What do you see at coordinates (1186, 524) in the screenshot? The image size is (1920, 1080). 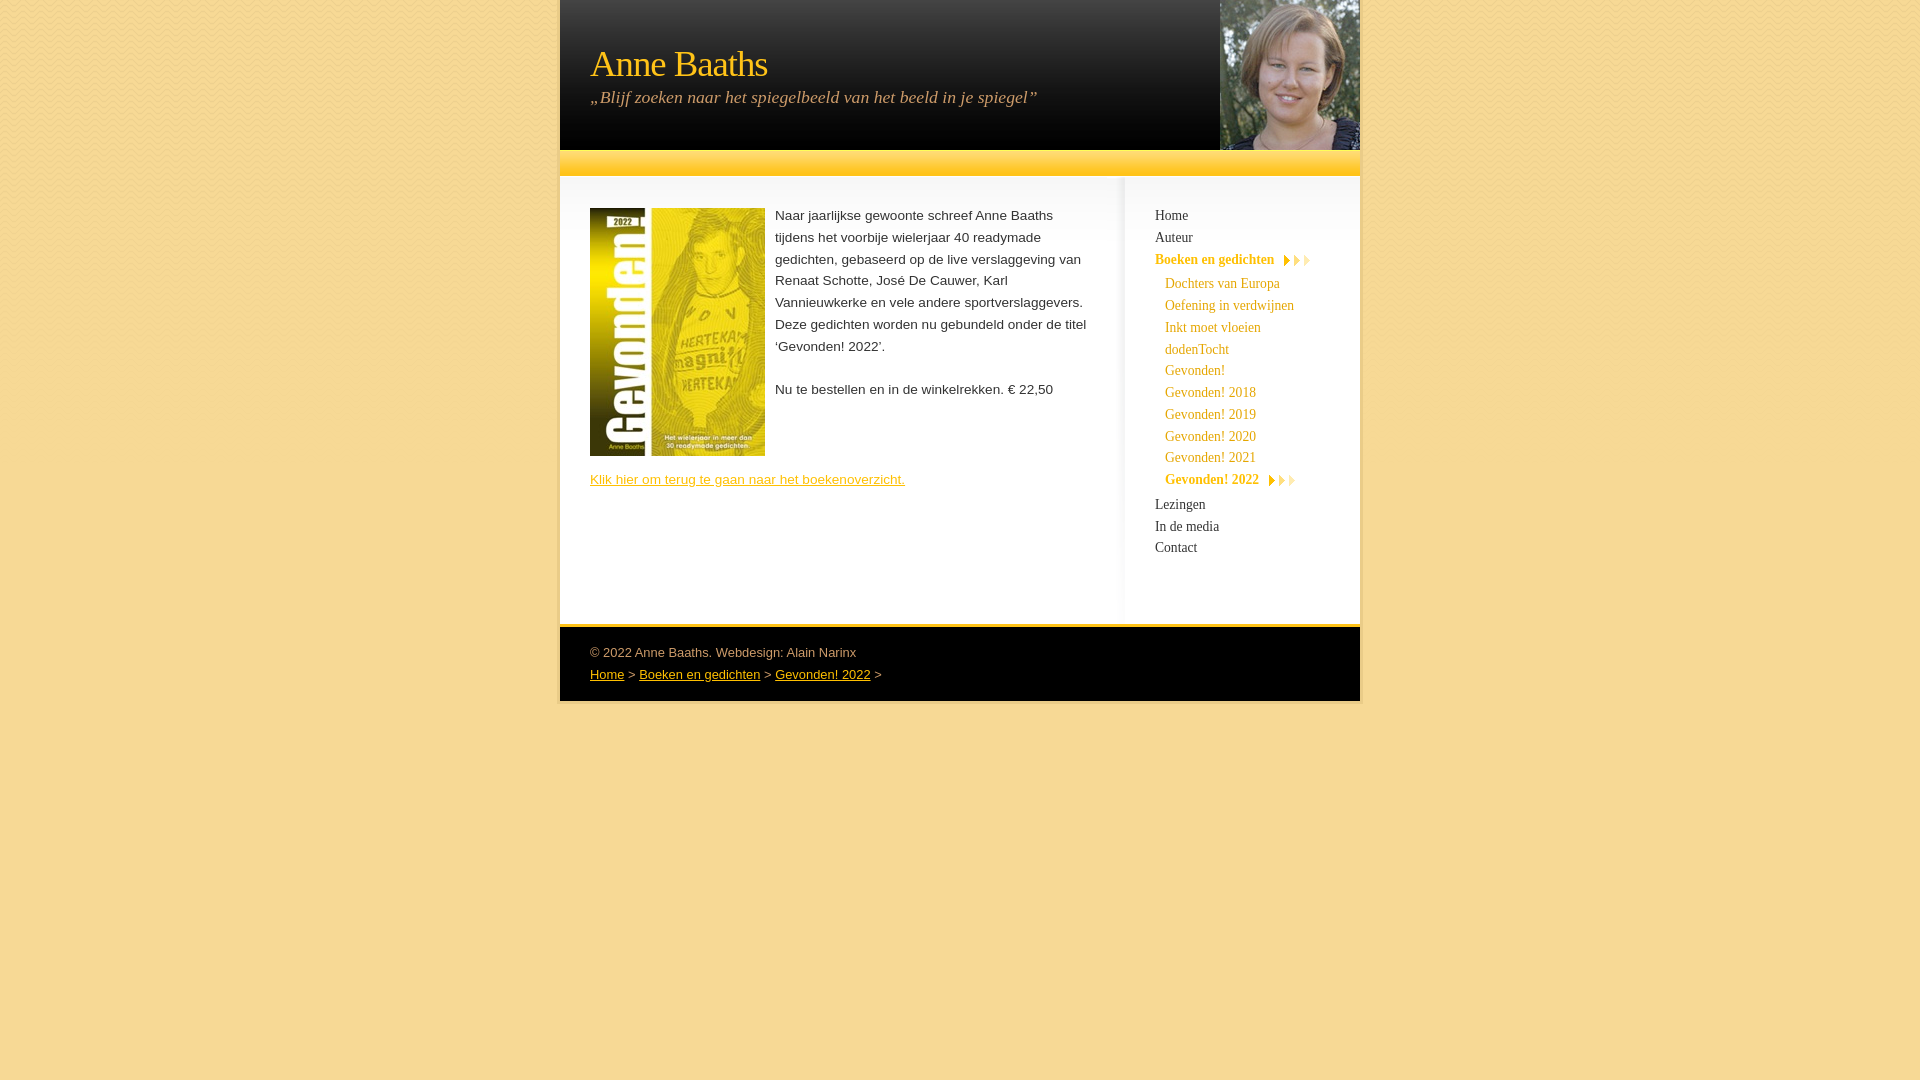 I see `'In de media'` at bounding box center [1186, 524].